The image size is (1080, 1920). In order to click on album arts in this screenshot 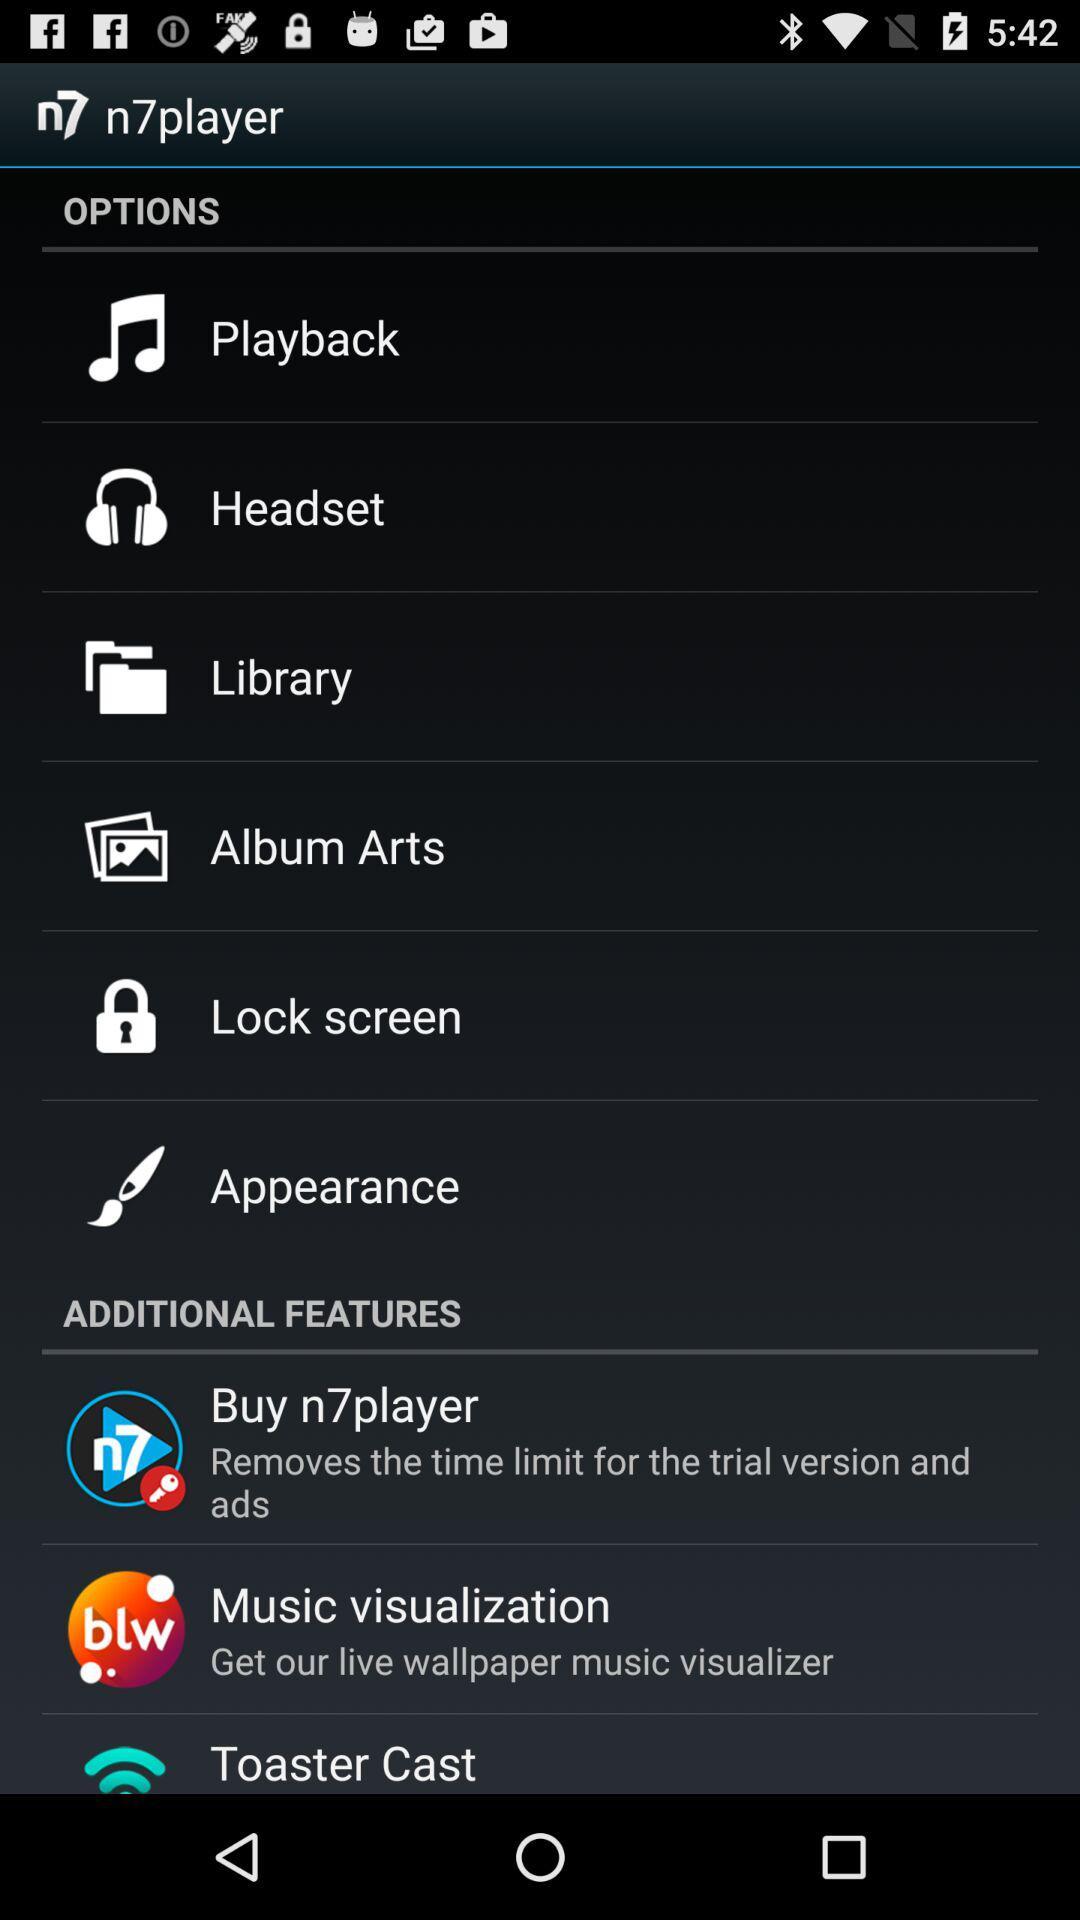, I will do `click(326, 845)`.